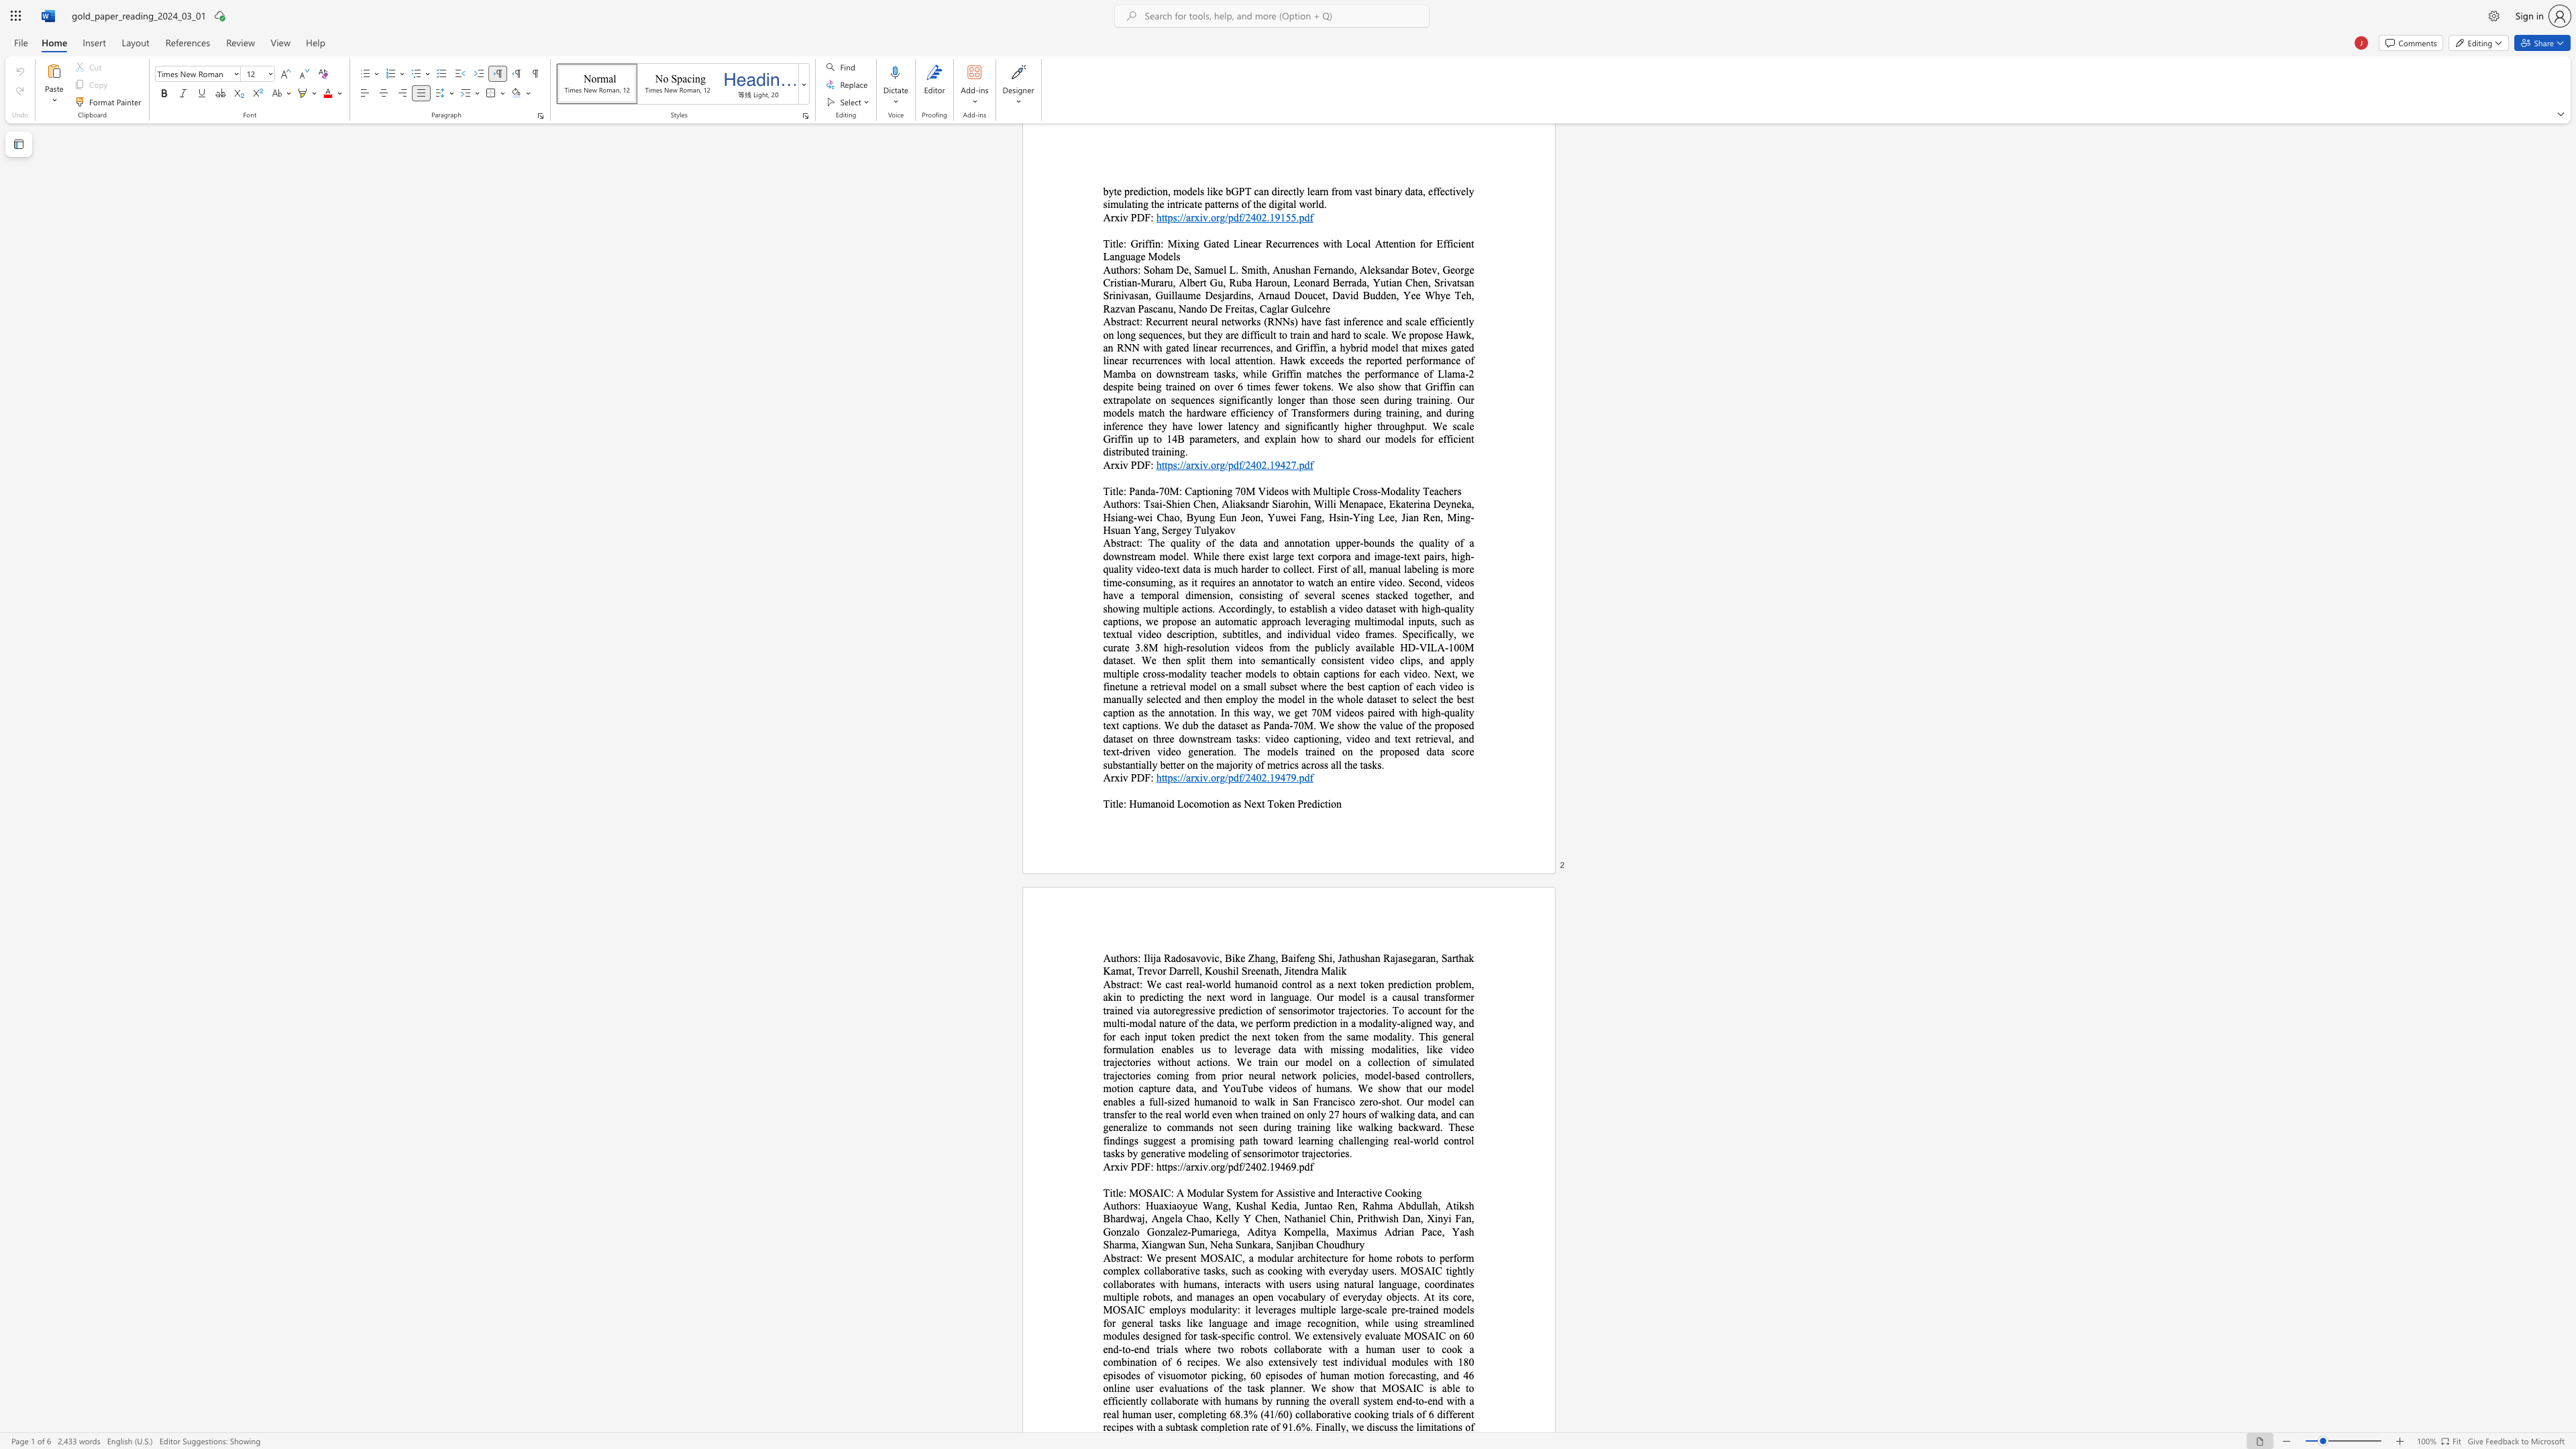  What do you see at coordinates (1144, 776) in the screenshot?
I see `the subset text "F:" within the text "Arxiv PDF:"` at bounding box center [1144, 776].